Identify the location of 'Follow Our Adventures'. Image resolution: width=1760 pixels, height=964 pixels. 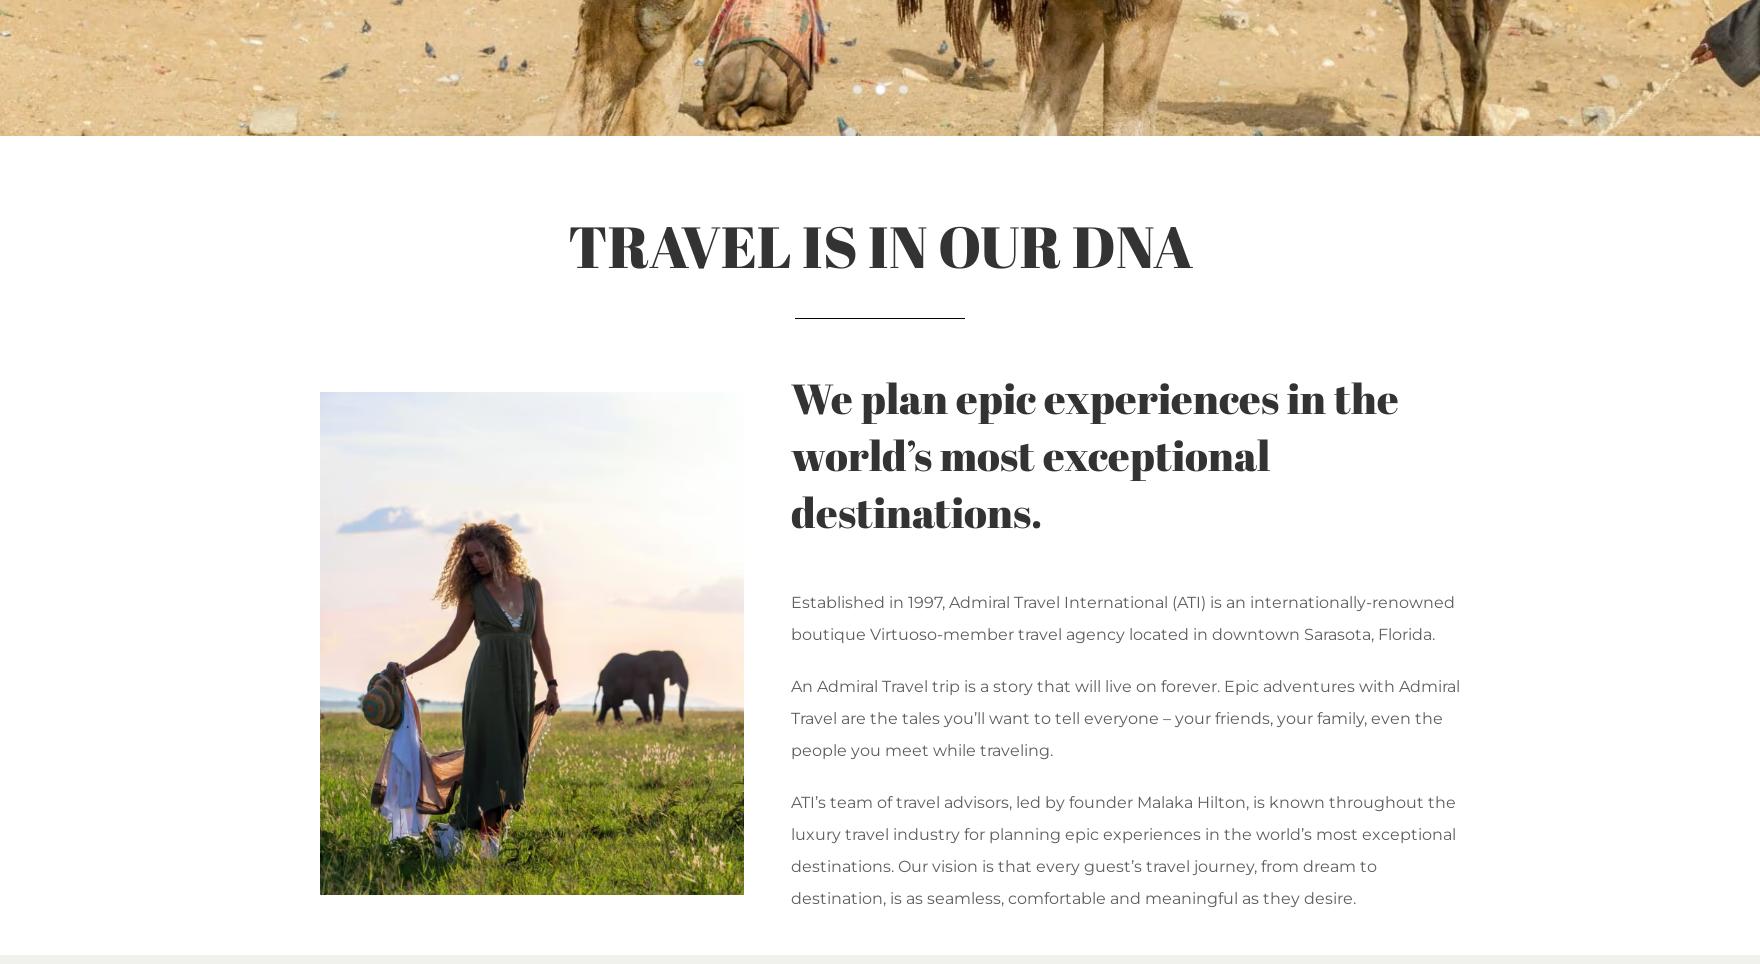
(479, 541).